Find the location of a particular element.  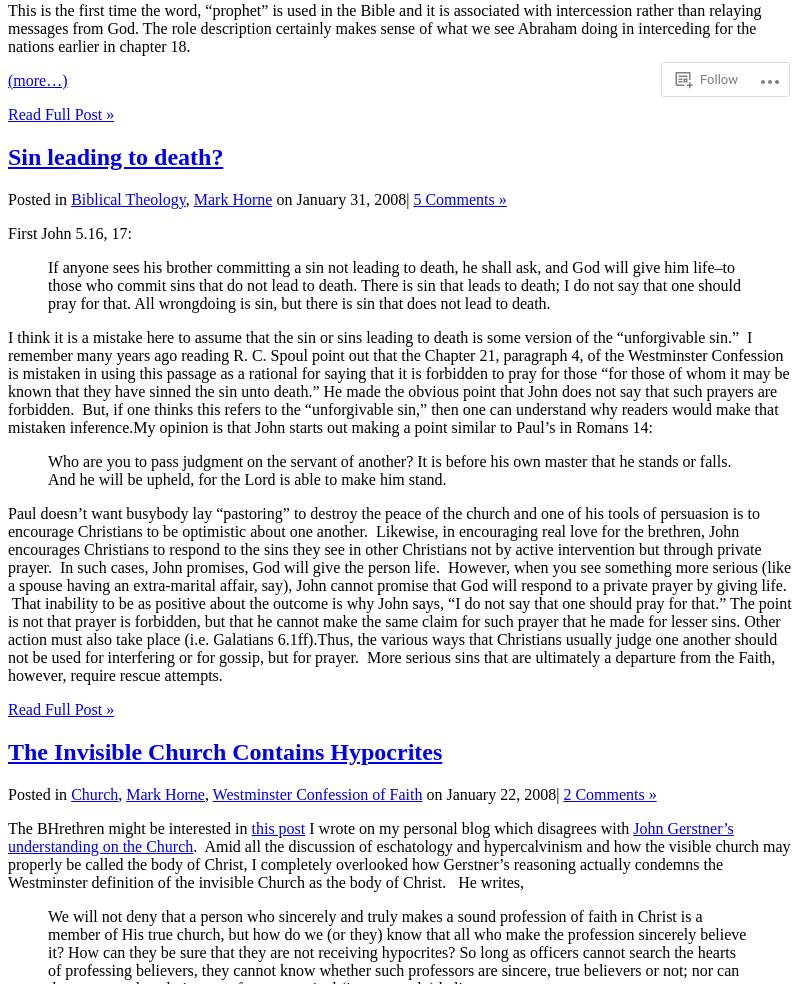

'Westminster Confession of Faith' is located at coordinates (315, 792).